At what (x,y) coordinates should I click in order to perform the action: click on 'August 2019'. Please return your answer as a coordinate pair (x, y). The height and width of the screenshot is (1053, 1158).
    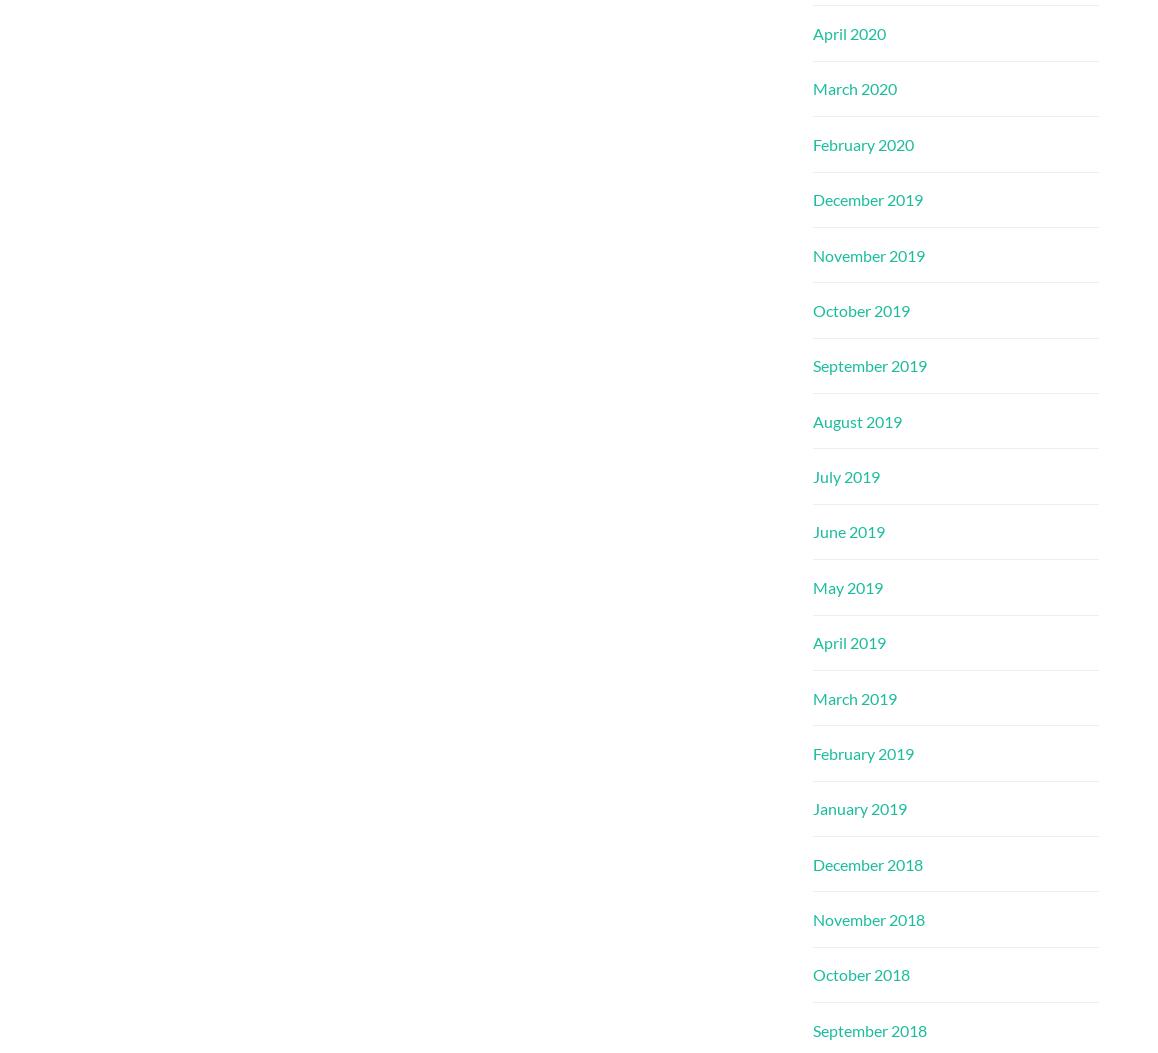
    Looking at the image, I should click on (856, 420).